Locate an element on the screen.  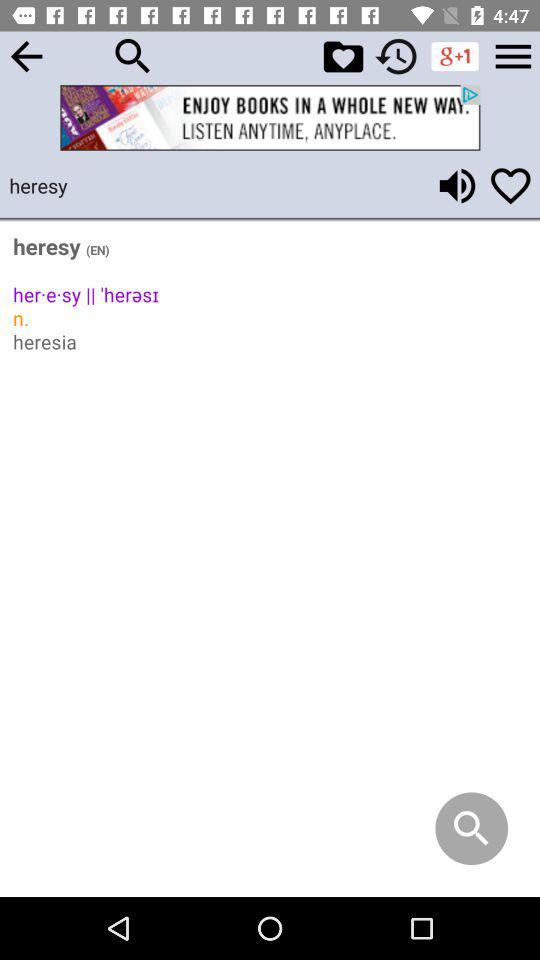
the arrow_backward icon is located at coordinates (25, 55).